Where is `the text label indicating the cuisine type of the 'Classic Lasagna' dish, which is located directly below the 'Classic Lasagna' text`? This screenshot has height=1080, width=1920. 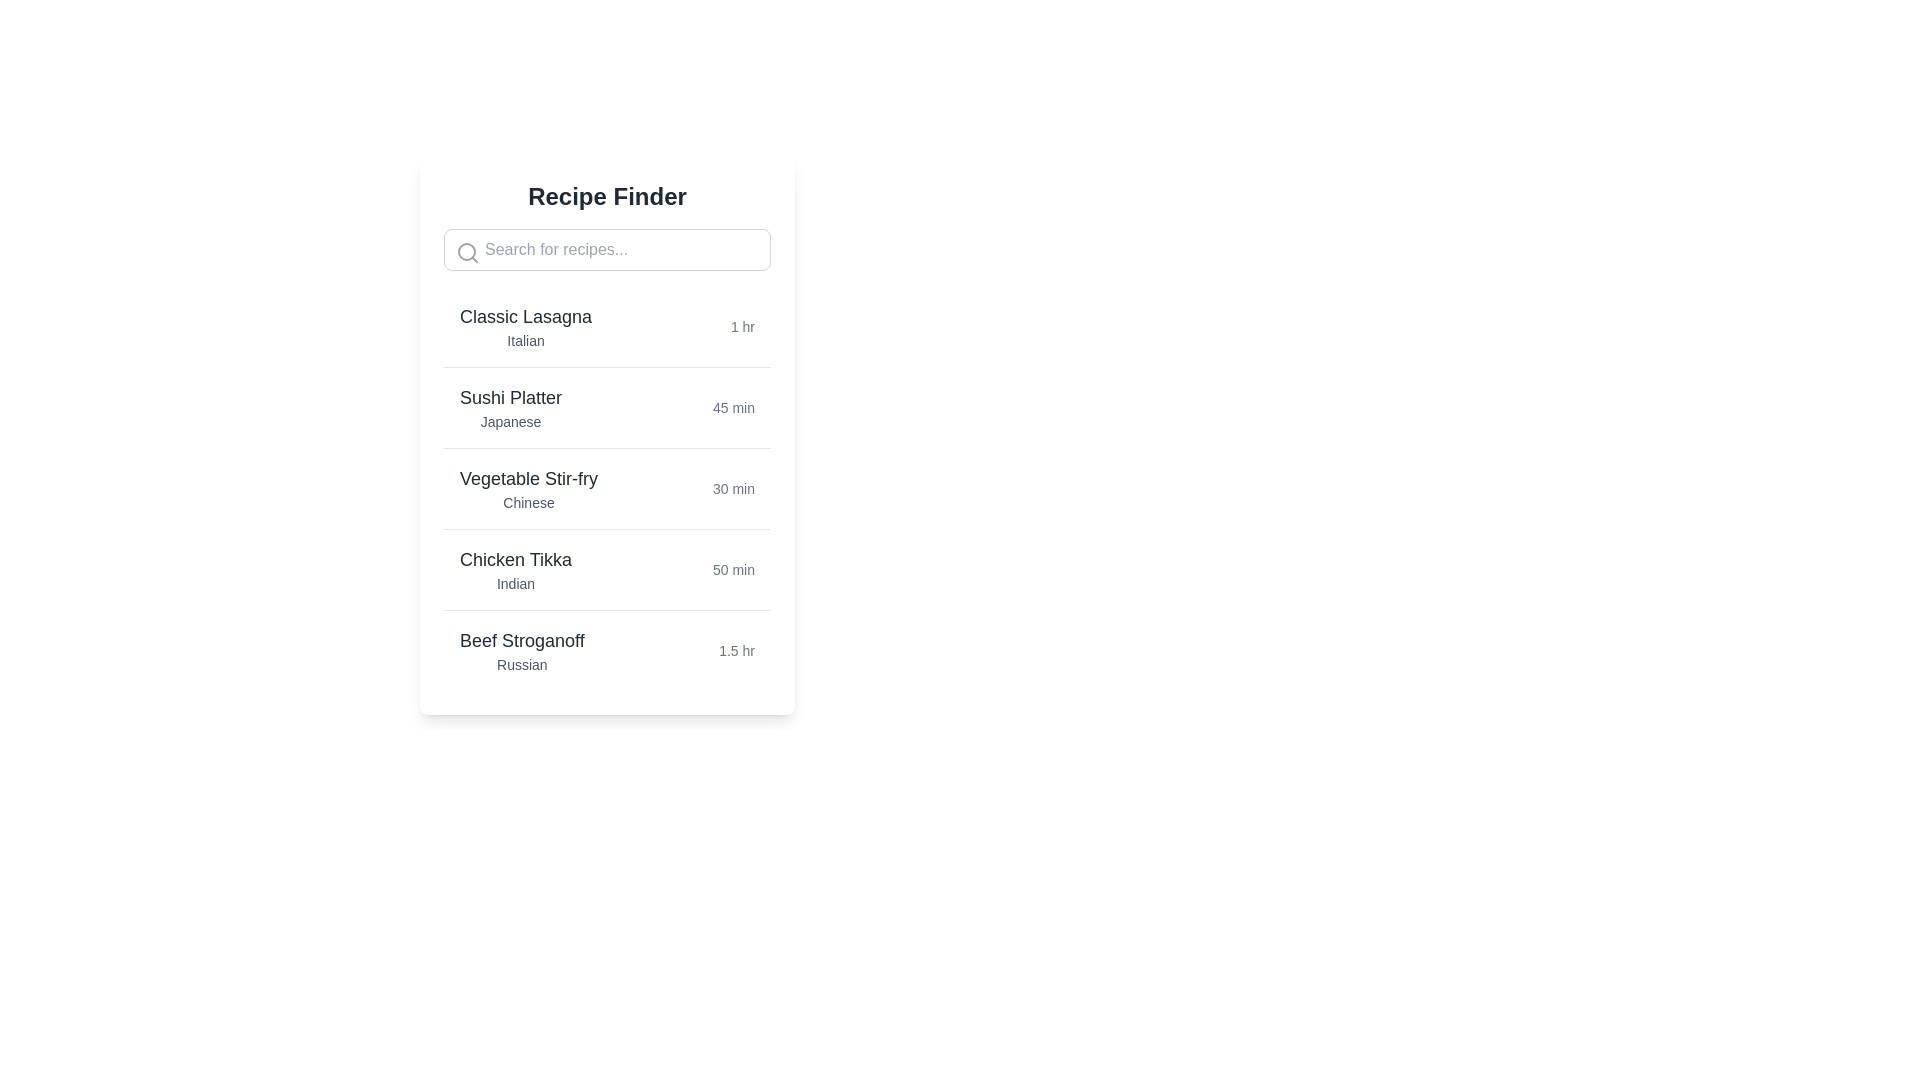 the text label indicating the cuisine type of the 'Classic Lasagna' dish, which is located directly below the 'Classic Lasagna' text is located at coordinates (526, 339).